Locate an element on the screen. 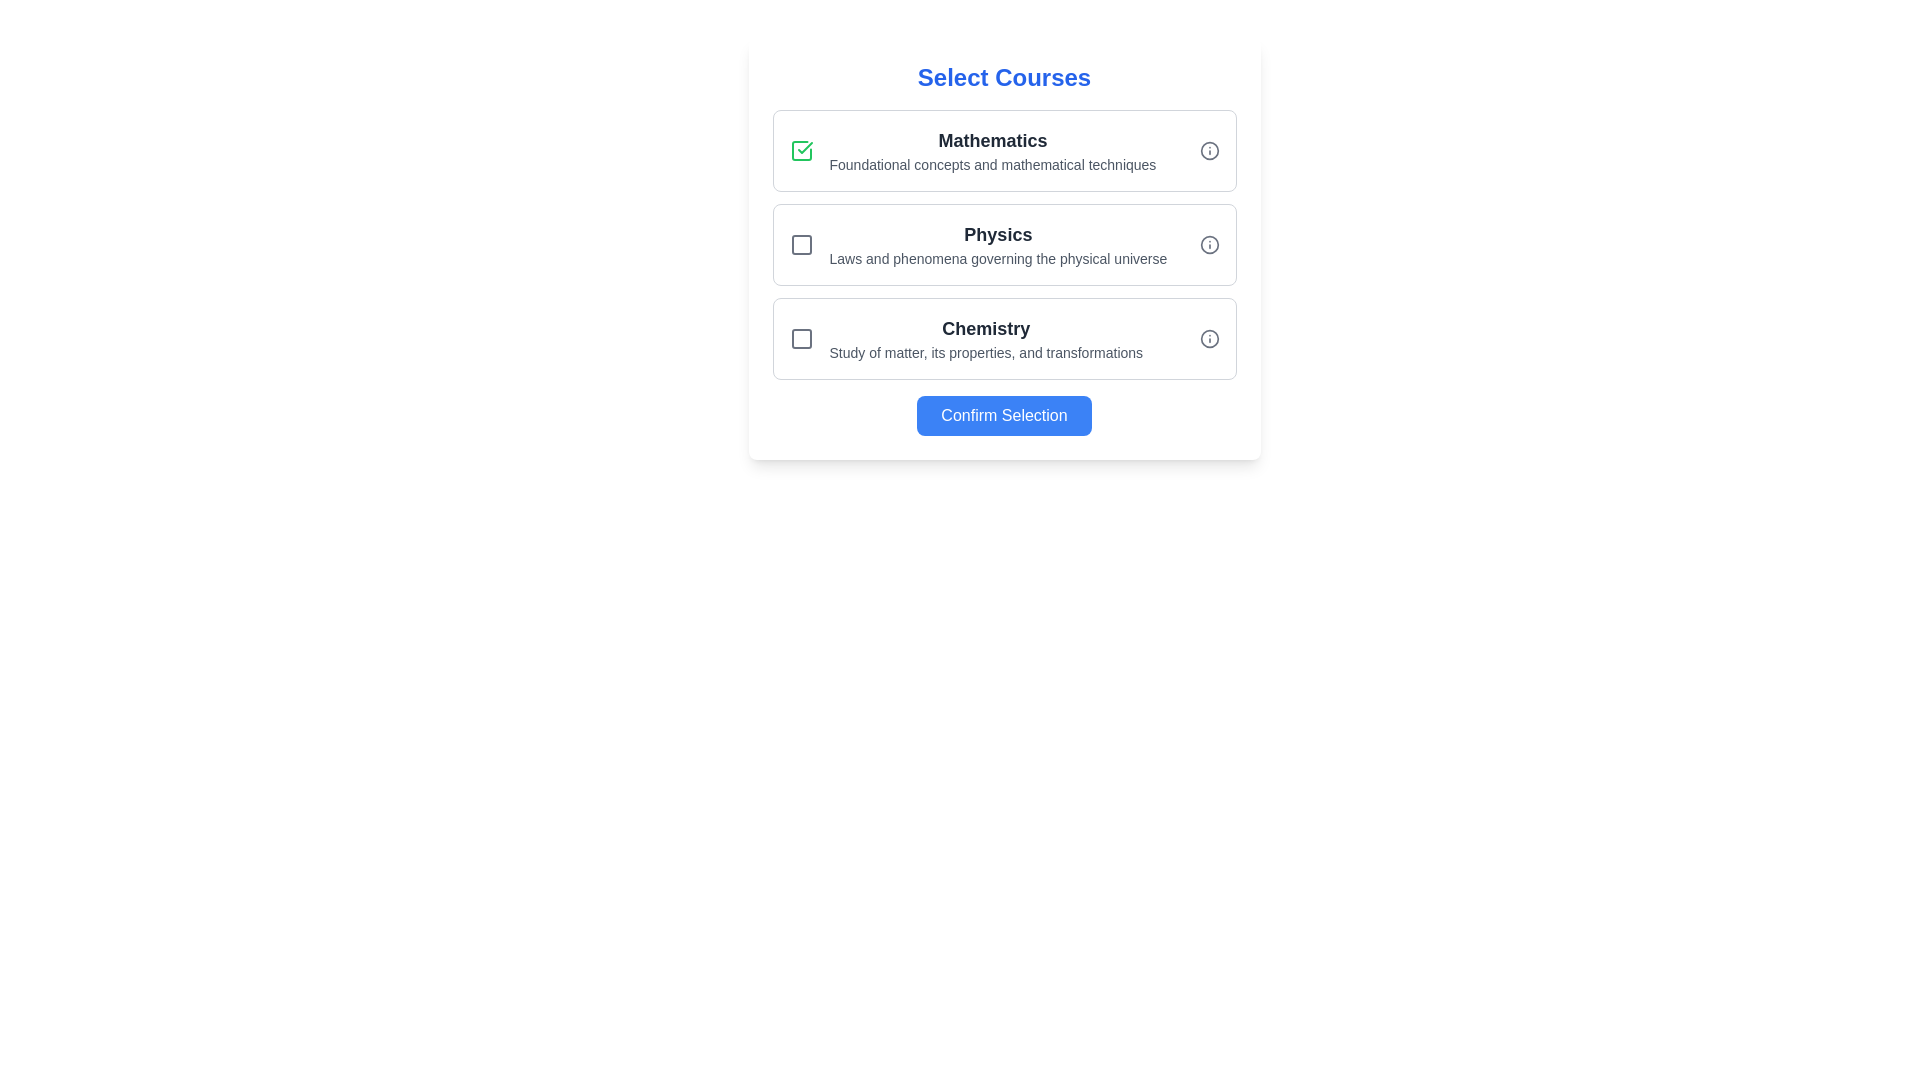 This screenshot has height=1080, width=1920. the checkbox for the 'Mathematics' course is located at coordinates (801, 149).